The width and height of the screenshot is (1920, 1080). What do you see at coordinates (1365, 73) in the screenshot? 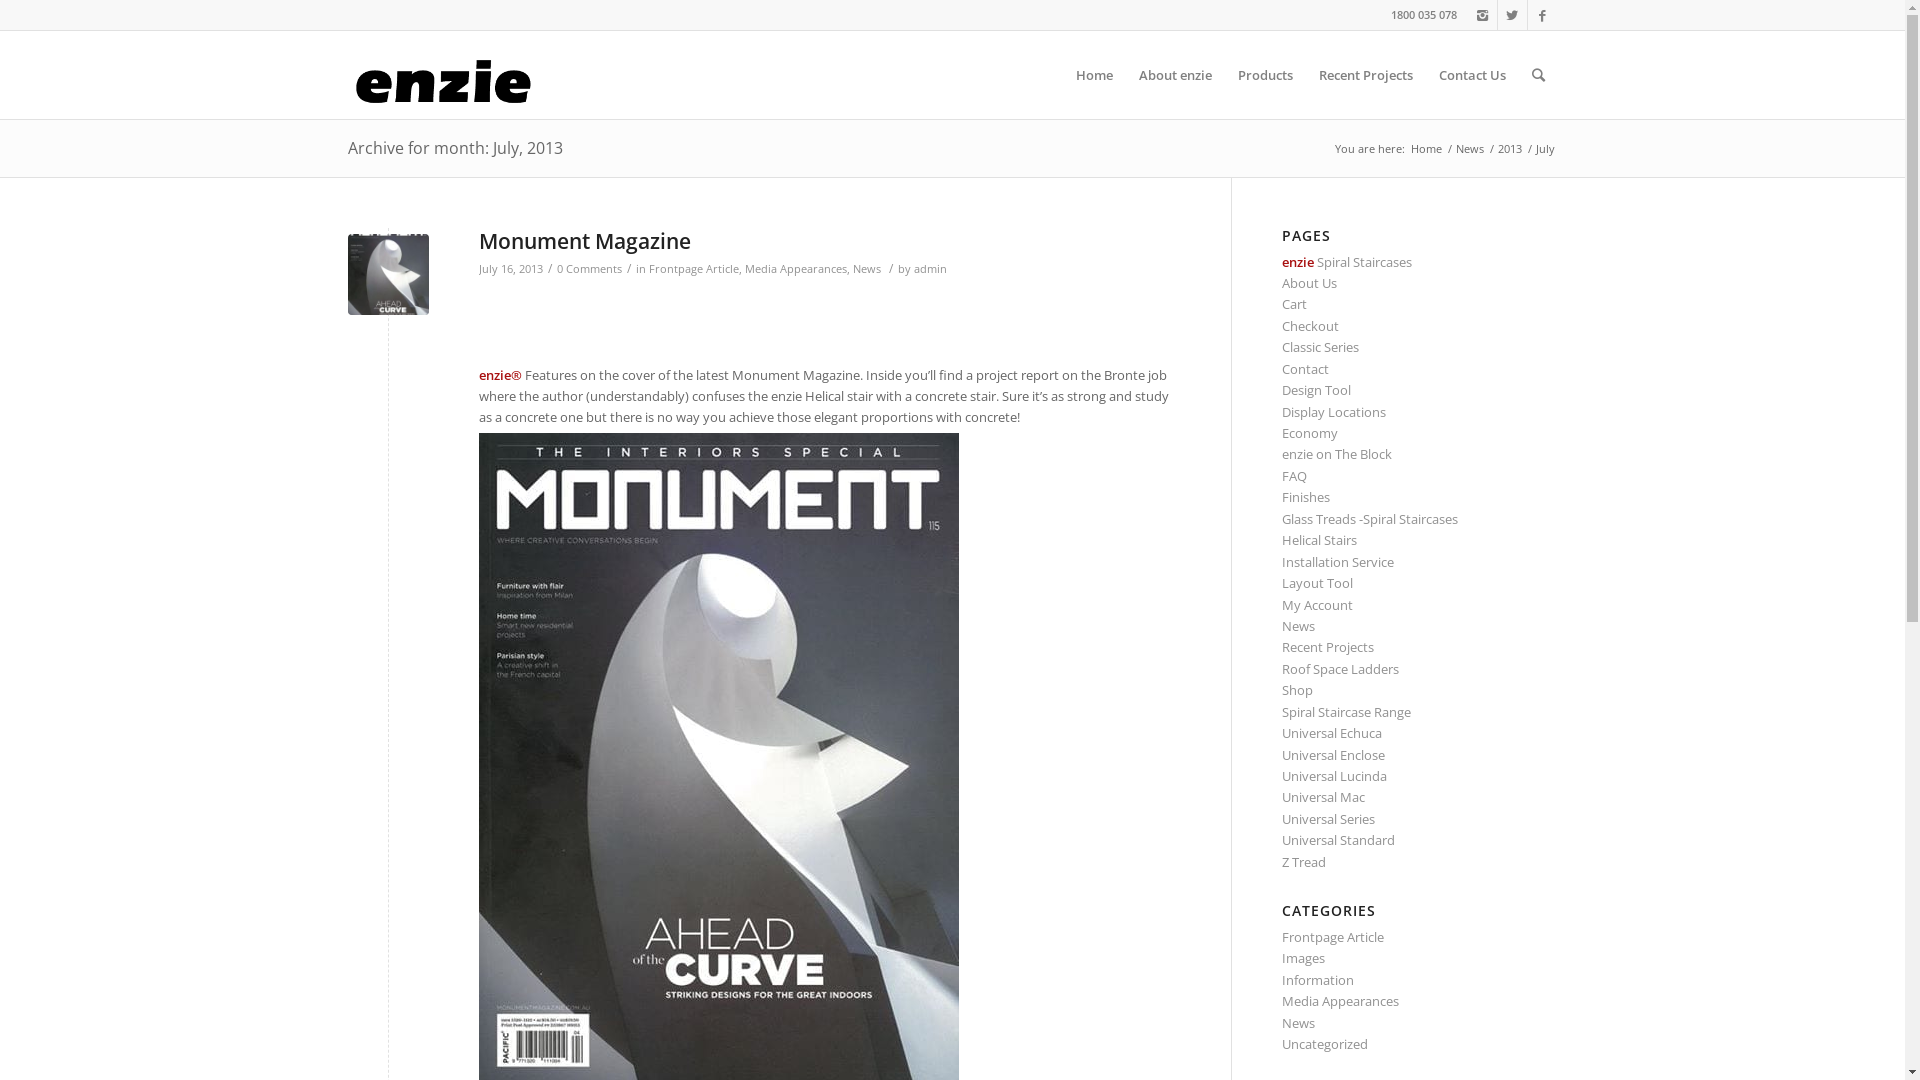
I see `'Recent Projects'` at bounding box center [1365, 73].